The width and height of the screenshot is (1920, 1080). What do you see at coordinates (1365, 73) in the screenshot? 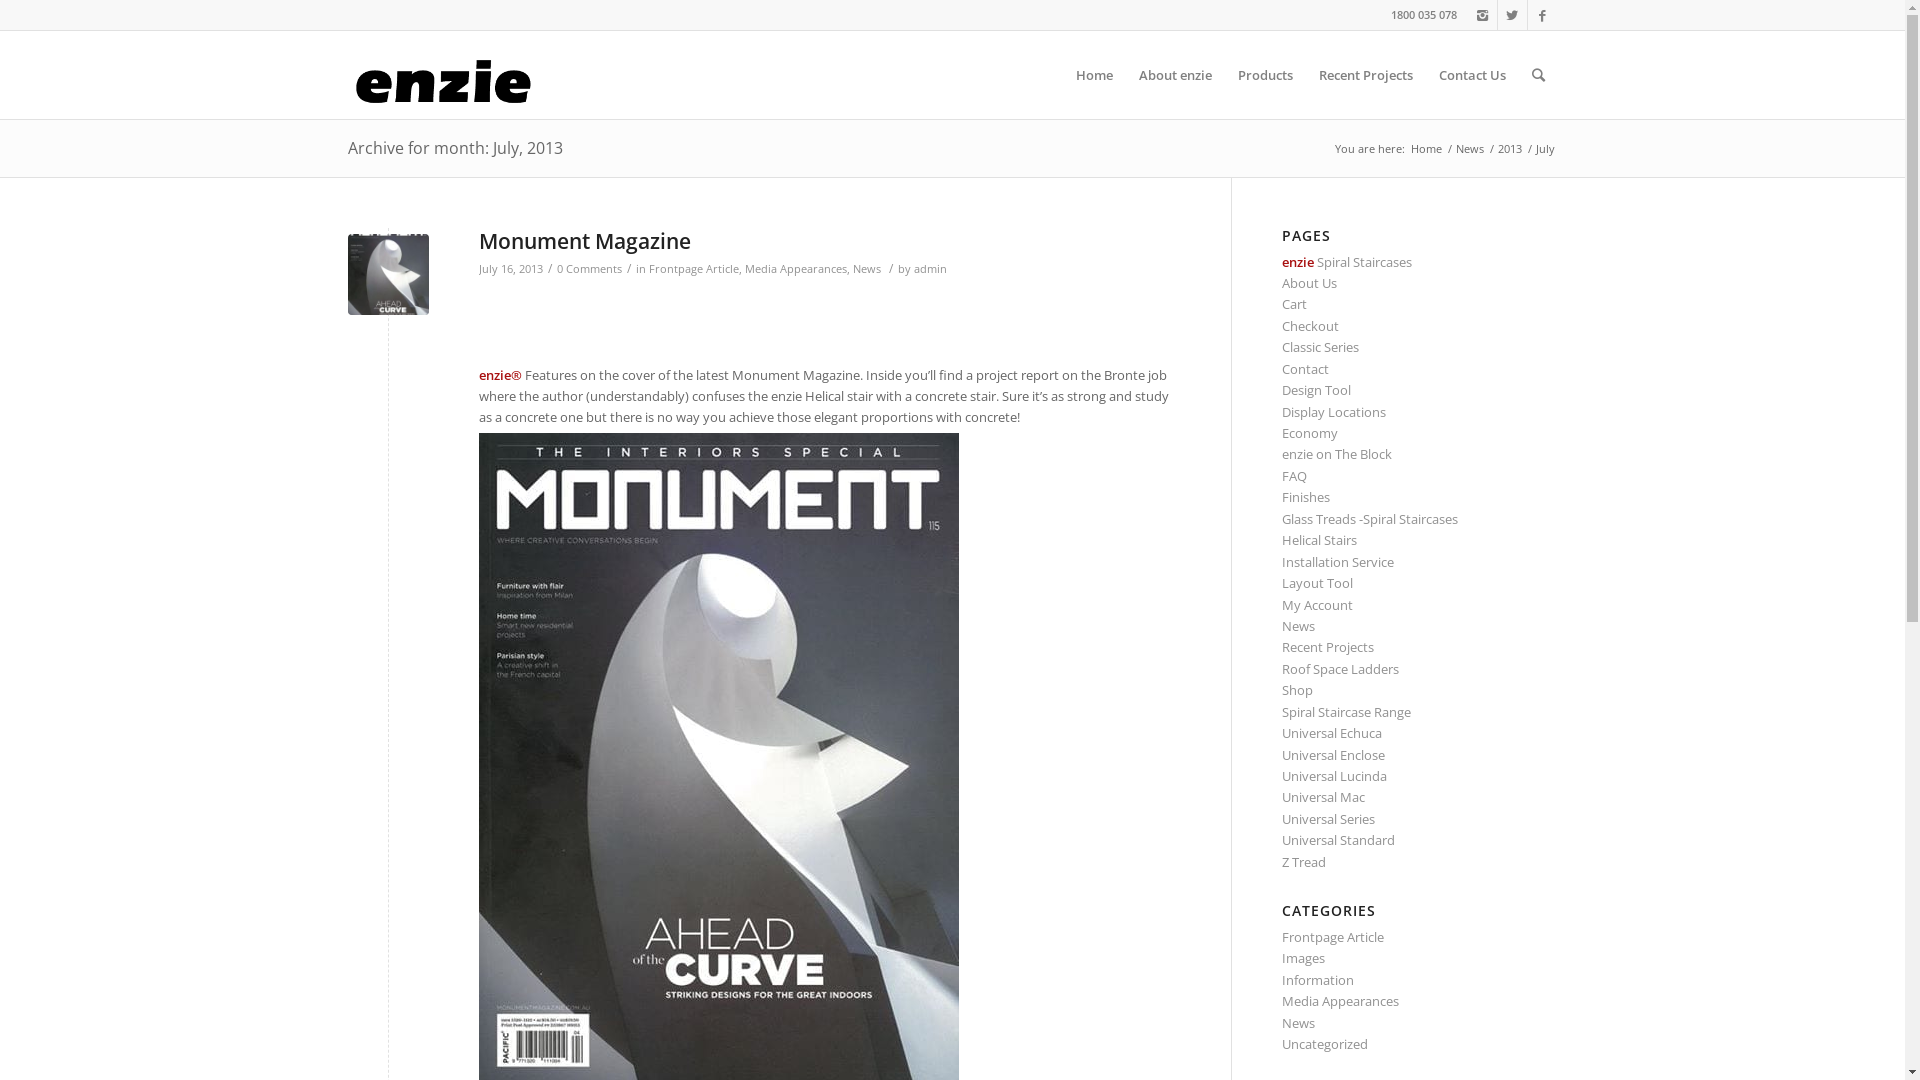
I see `'Recent Projects'` at bounding box center [1365, 73].